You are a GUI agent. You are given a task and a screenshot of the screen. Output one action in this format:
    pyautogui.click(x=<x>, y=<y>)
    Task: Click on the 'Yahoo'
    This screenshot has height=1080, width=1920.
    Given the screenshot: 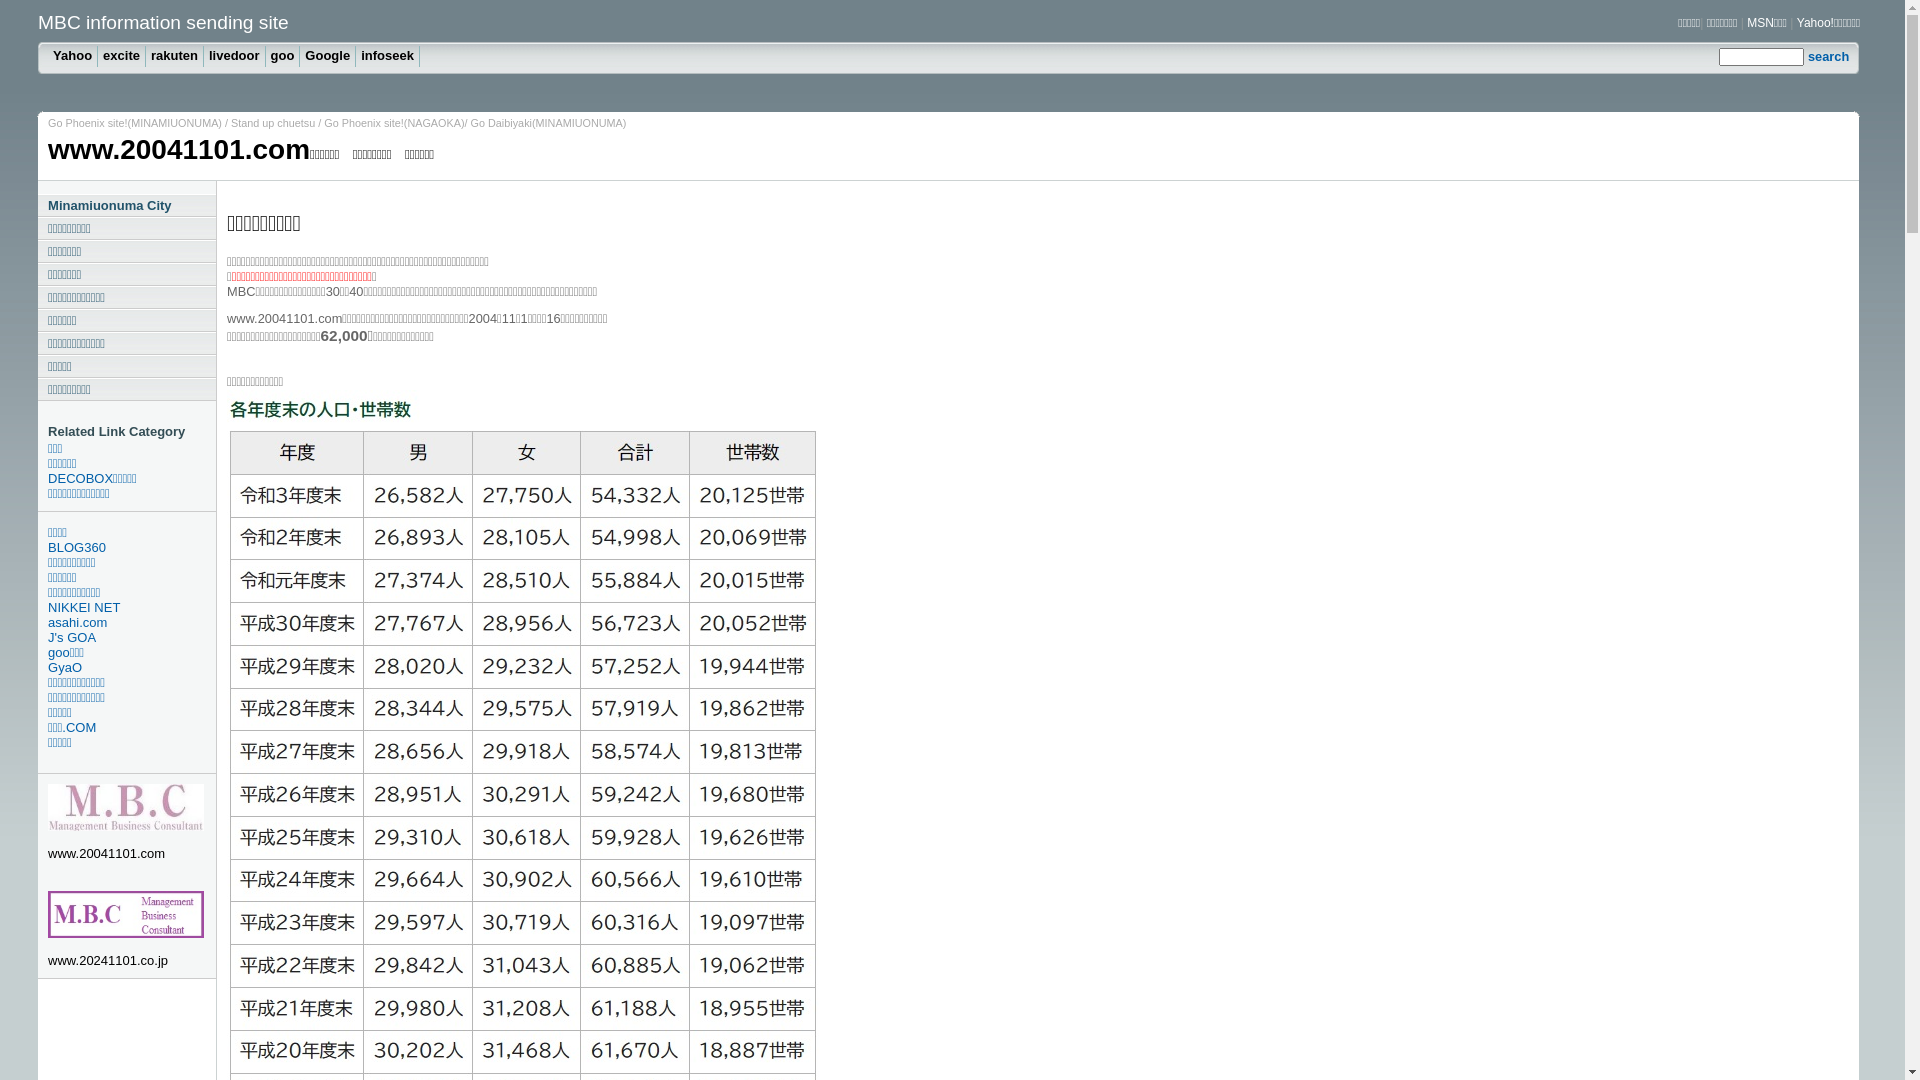 What is the action you would take?
    pyautogui.click(x=72, y=55)
    